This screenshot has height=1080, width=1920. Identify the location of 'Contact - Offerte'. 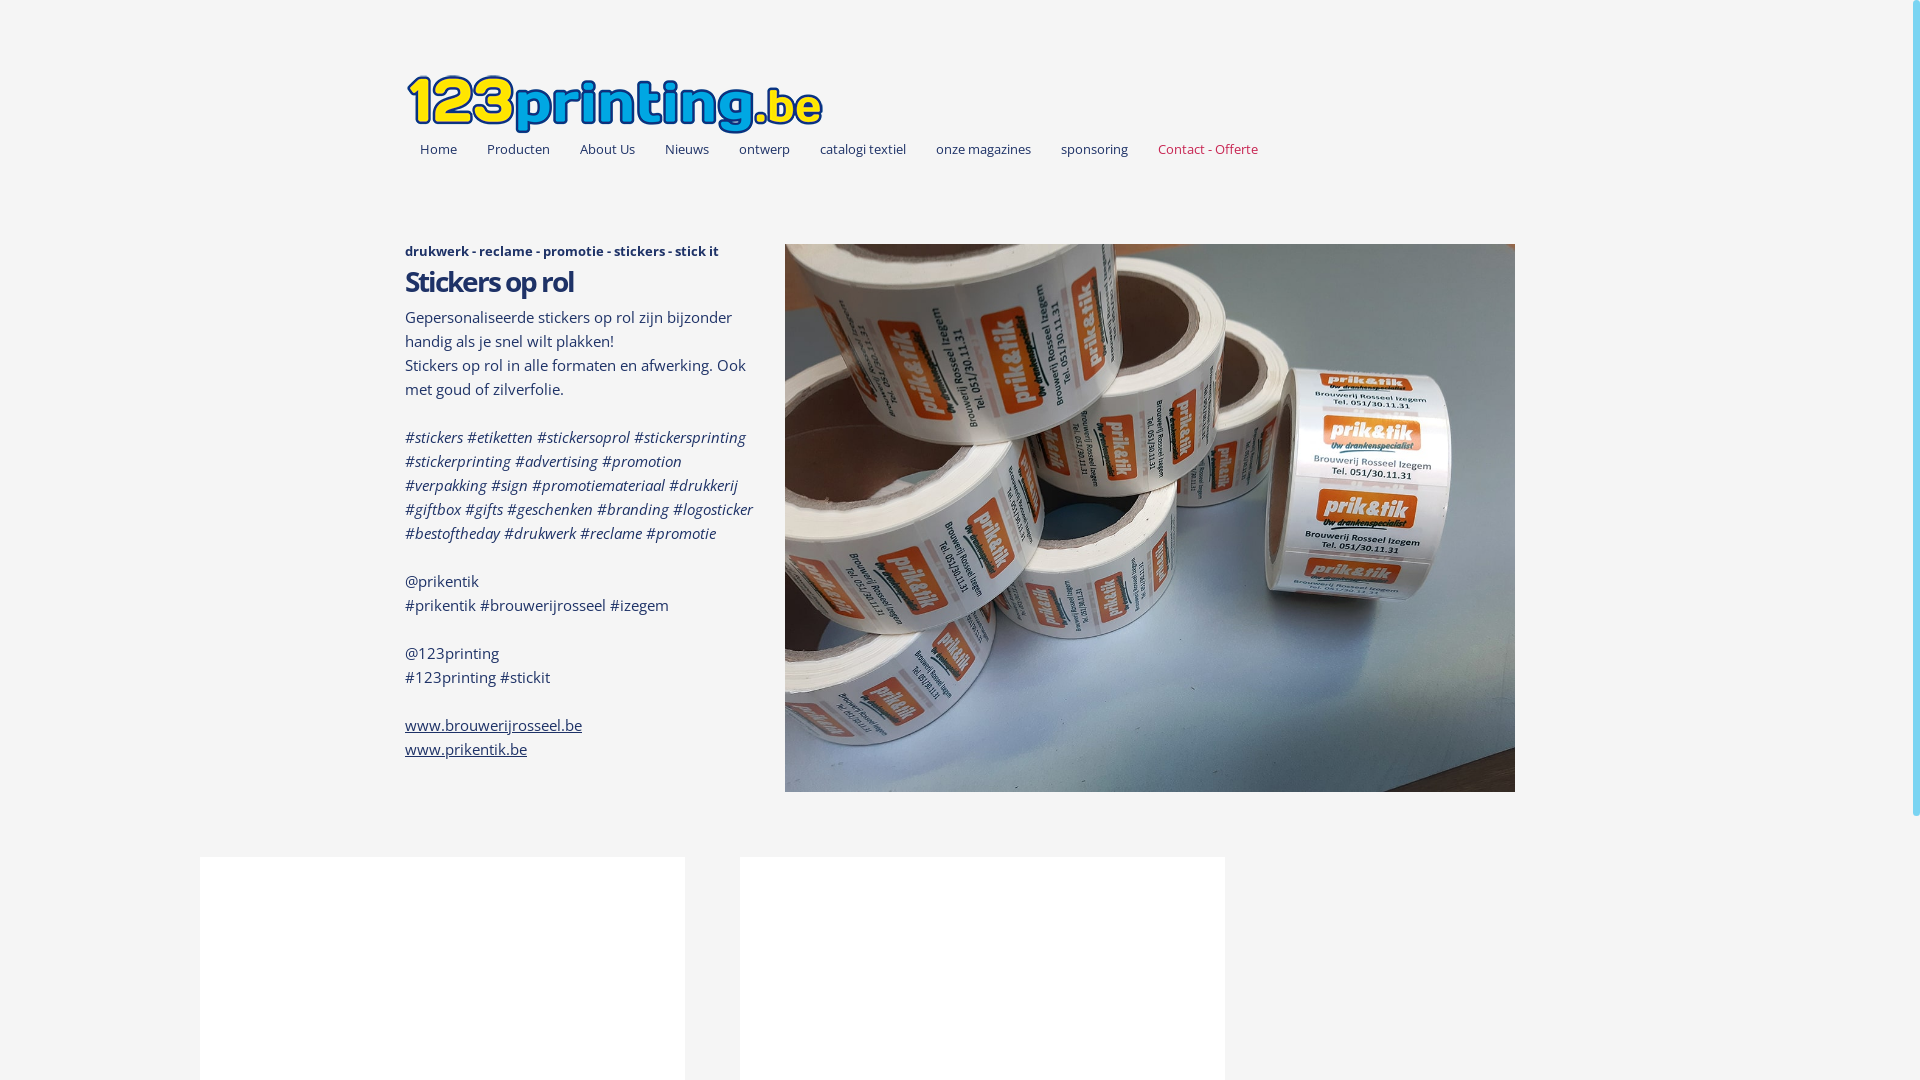
(1207, 149).